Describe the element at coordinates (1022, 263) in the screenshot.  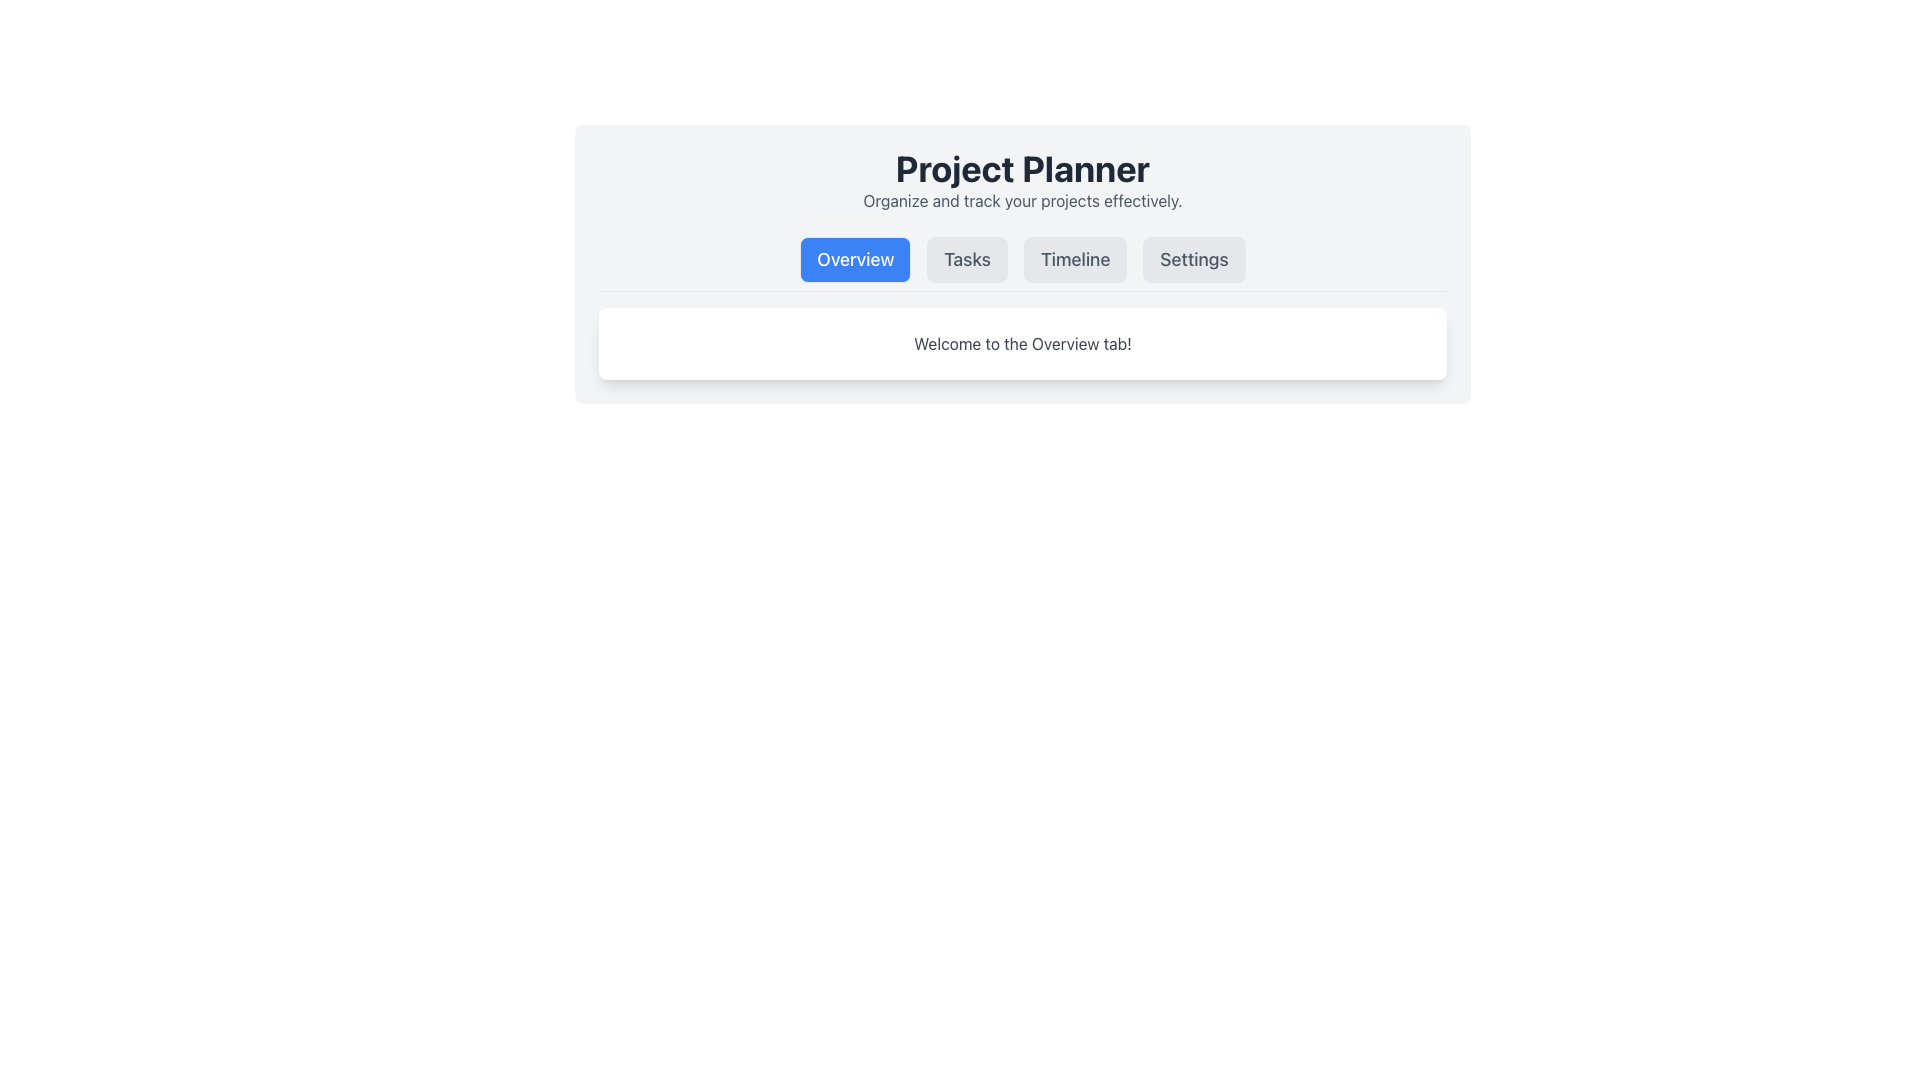
I see `the navigation buttons in the 'Project Planner' component` at that location.